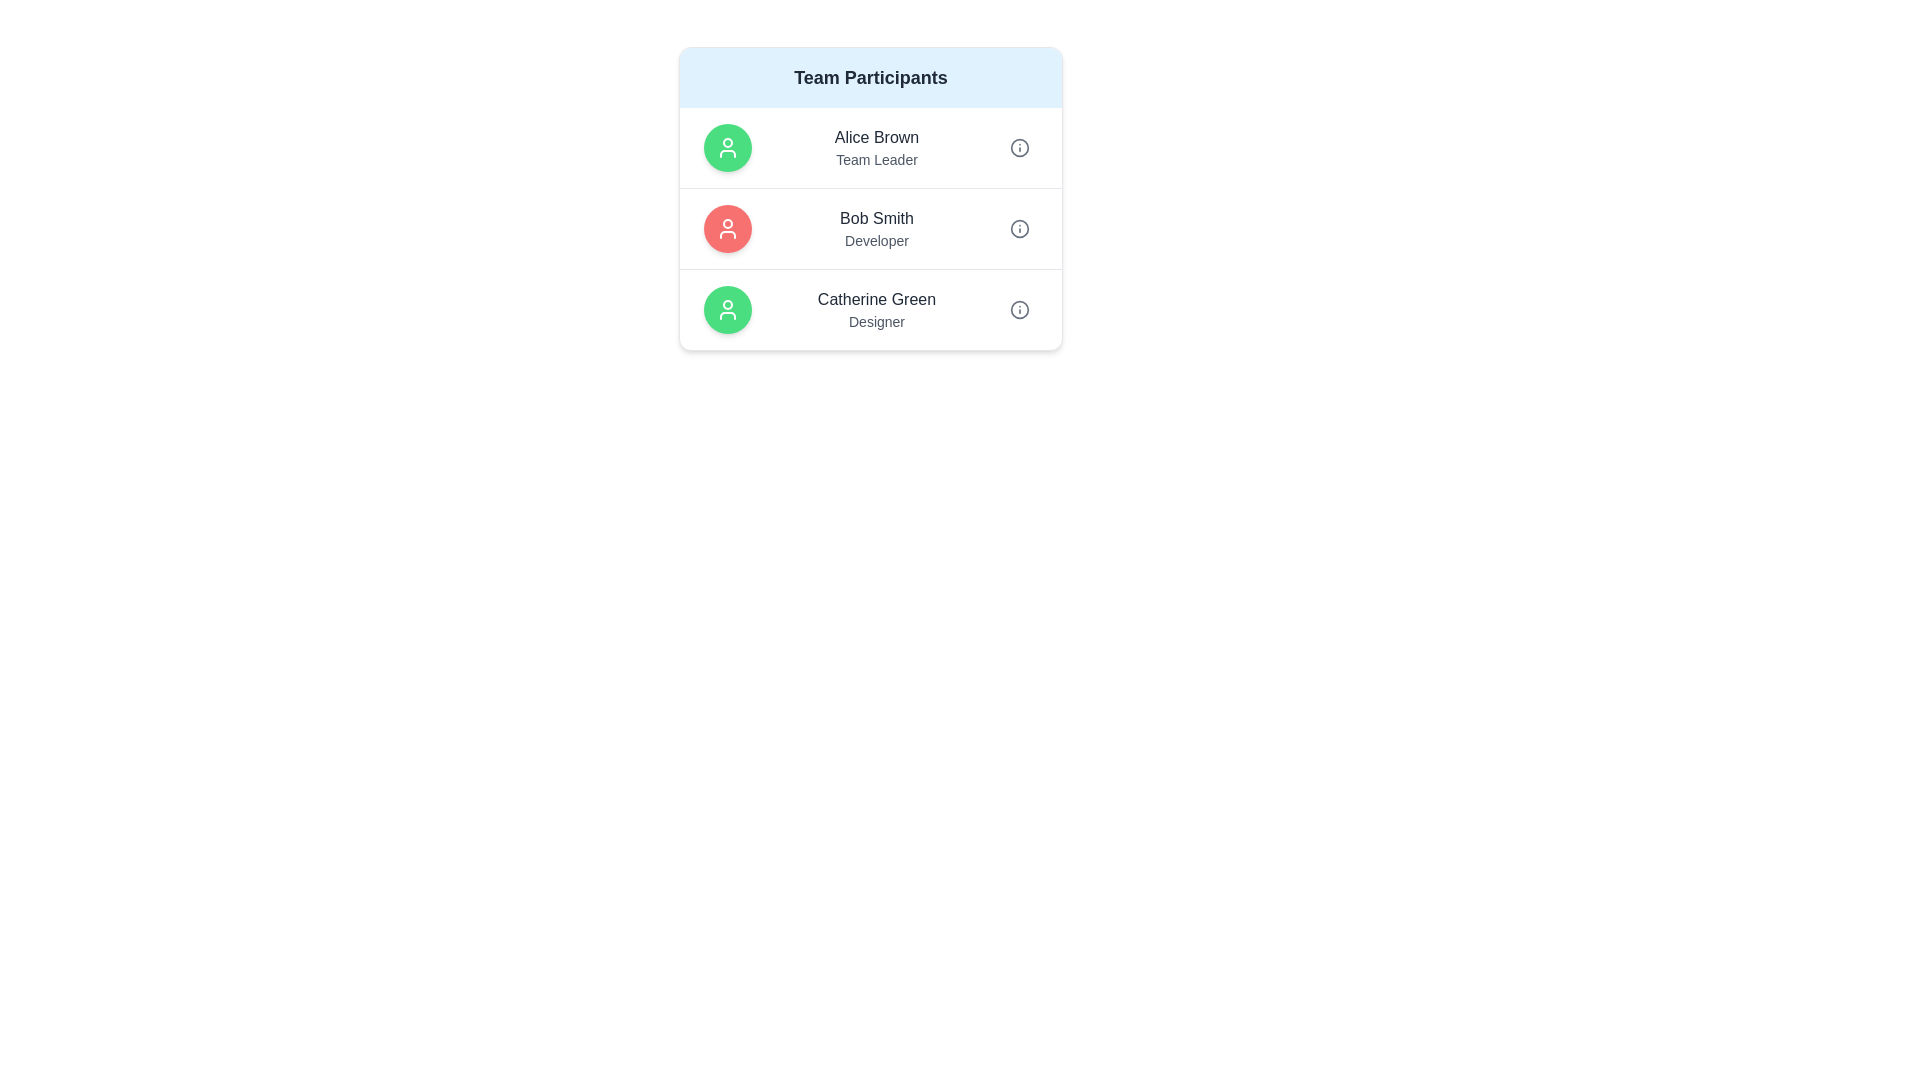  Describe the element at coordinates (1019, 309) in the screenshot. I see `the information button located at the right end of the 'Catherine Green Designer' entry in the 'Team Participants' section` at that location.